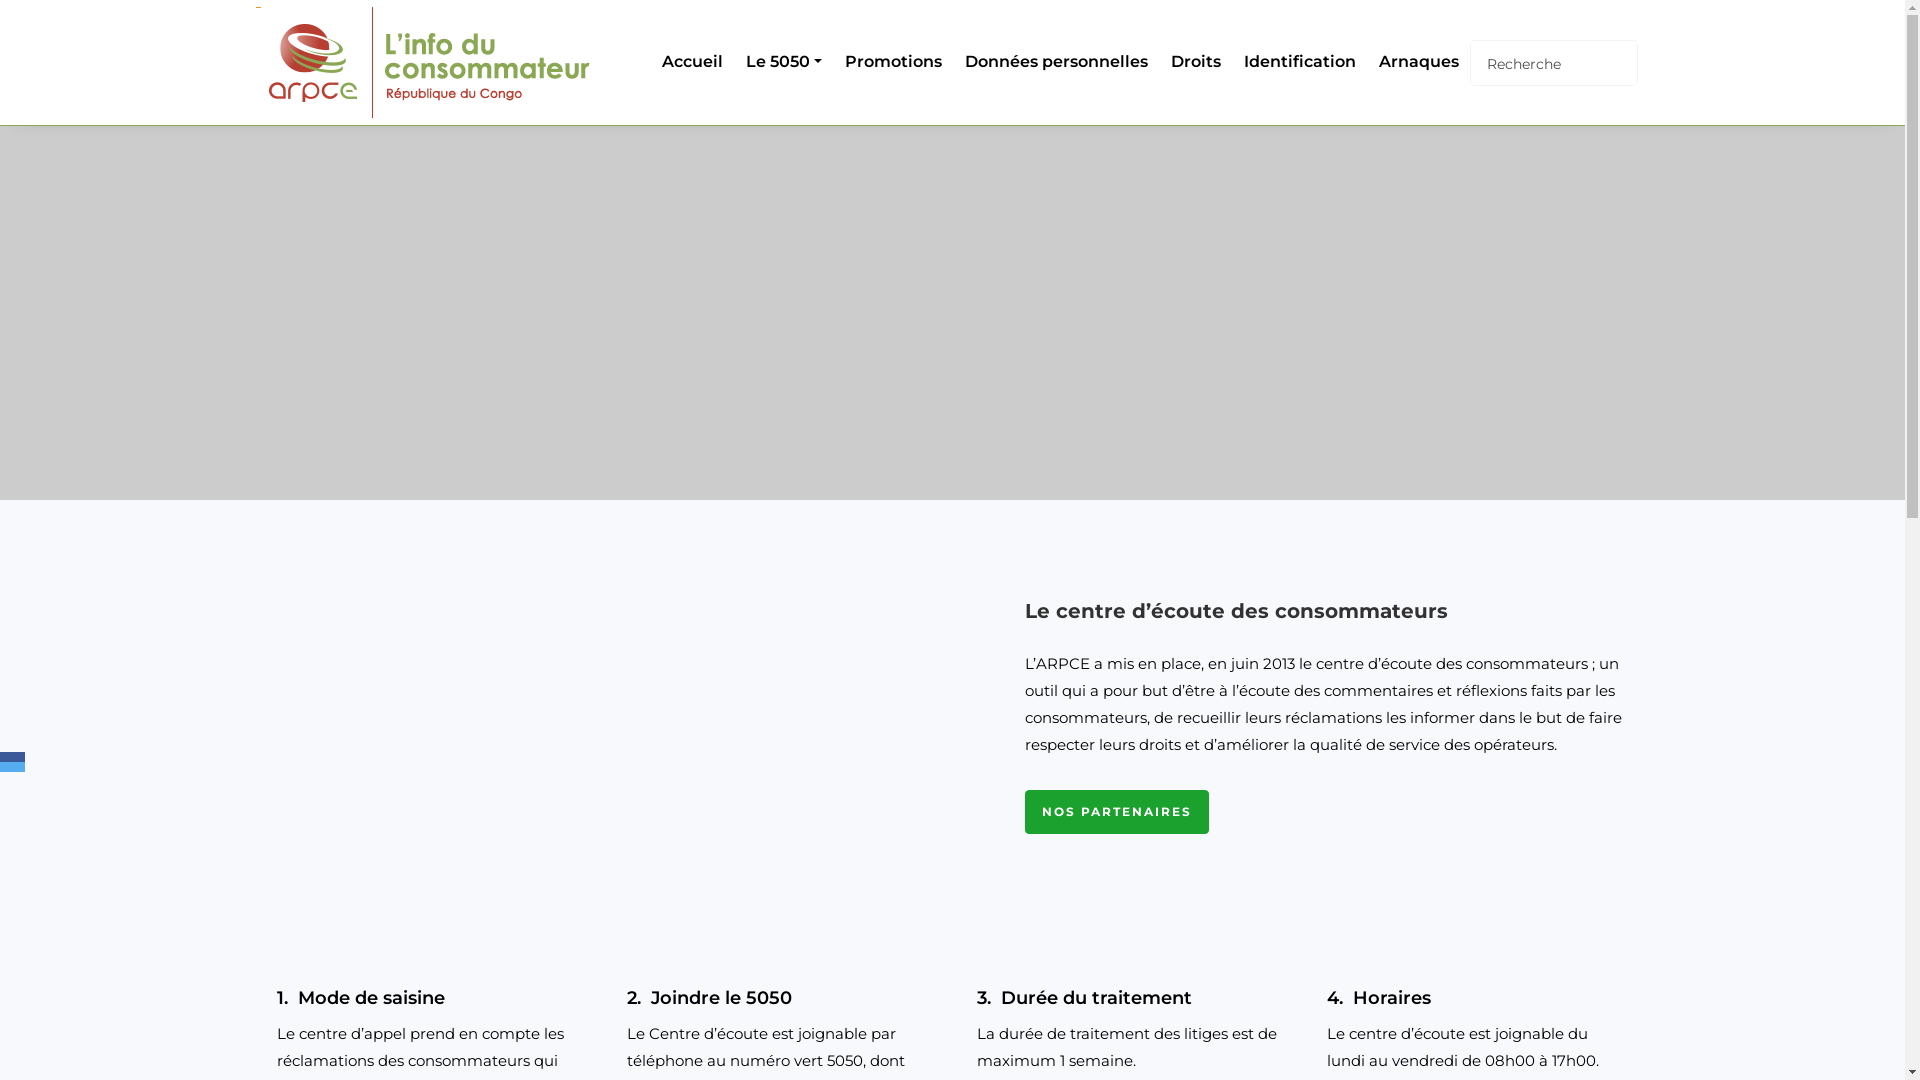 The height and width of the screenshot is (1080, 1920). Describe the element at coordinates (426, 998) in the screenshot. I see `'1.  Mode de saisine'` at that location.